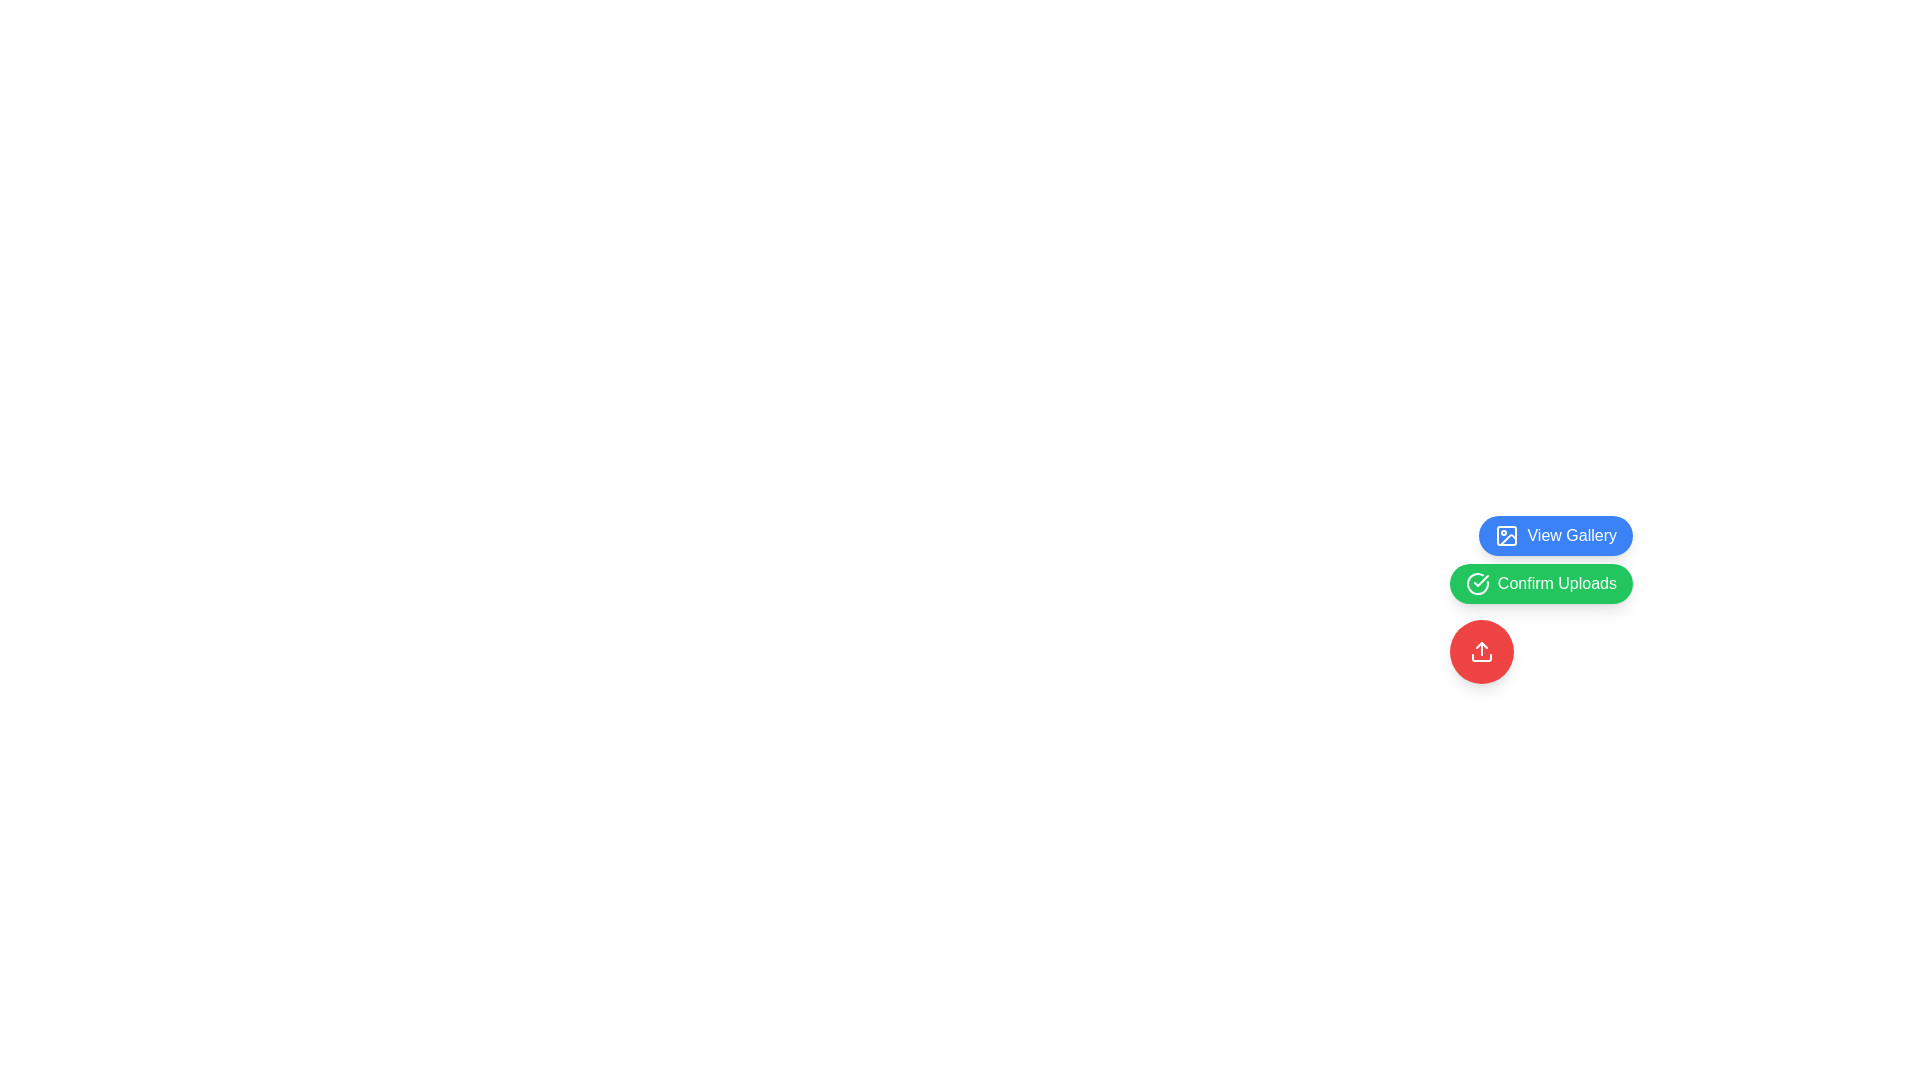 Image resolution: width=1920 pixels, height=1080 pixels. I want to click on the 'Confirm Uploads' button, which is the green button located in the vertical stack above the circular red upload button in the bottom-right corner of the interface, so click(1540, 559).